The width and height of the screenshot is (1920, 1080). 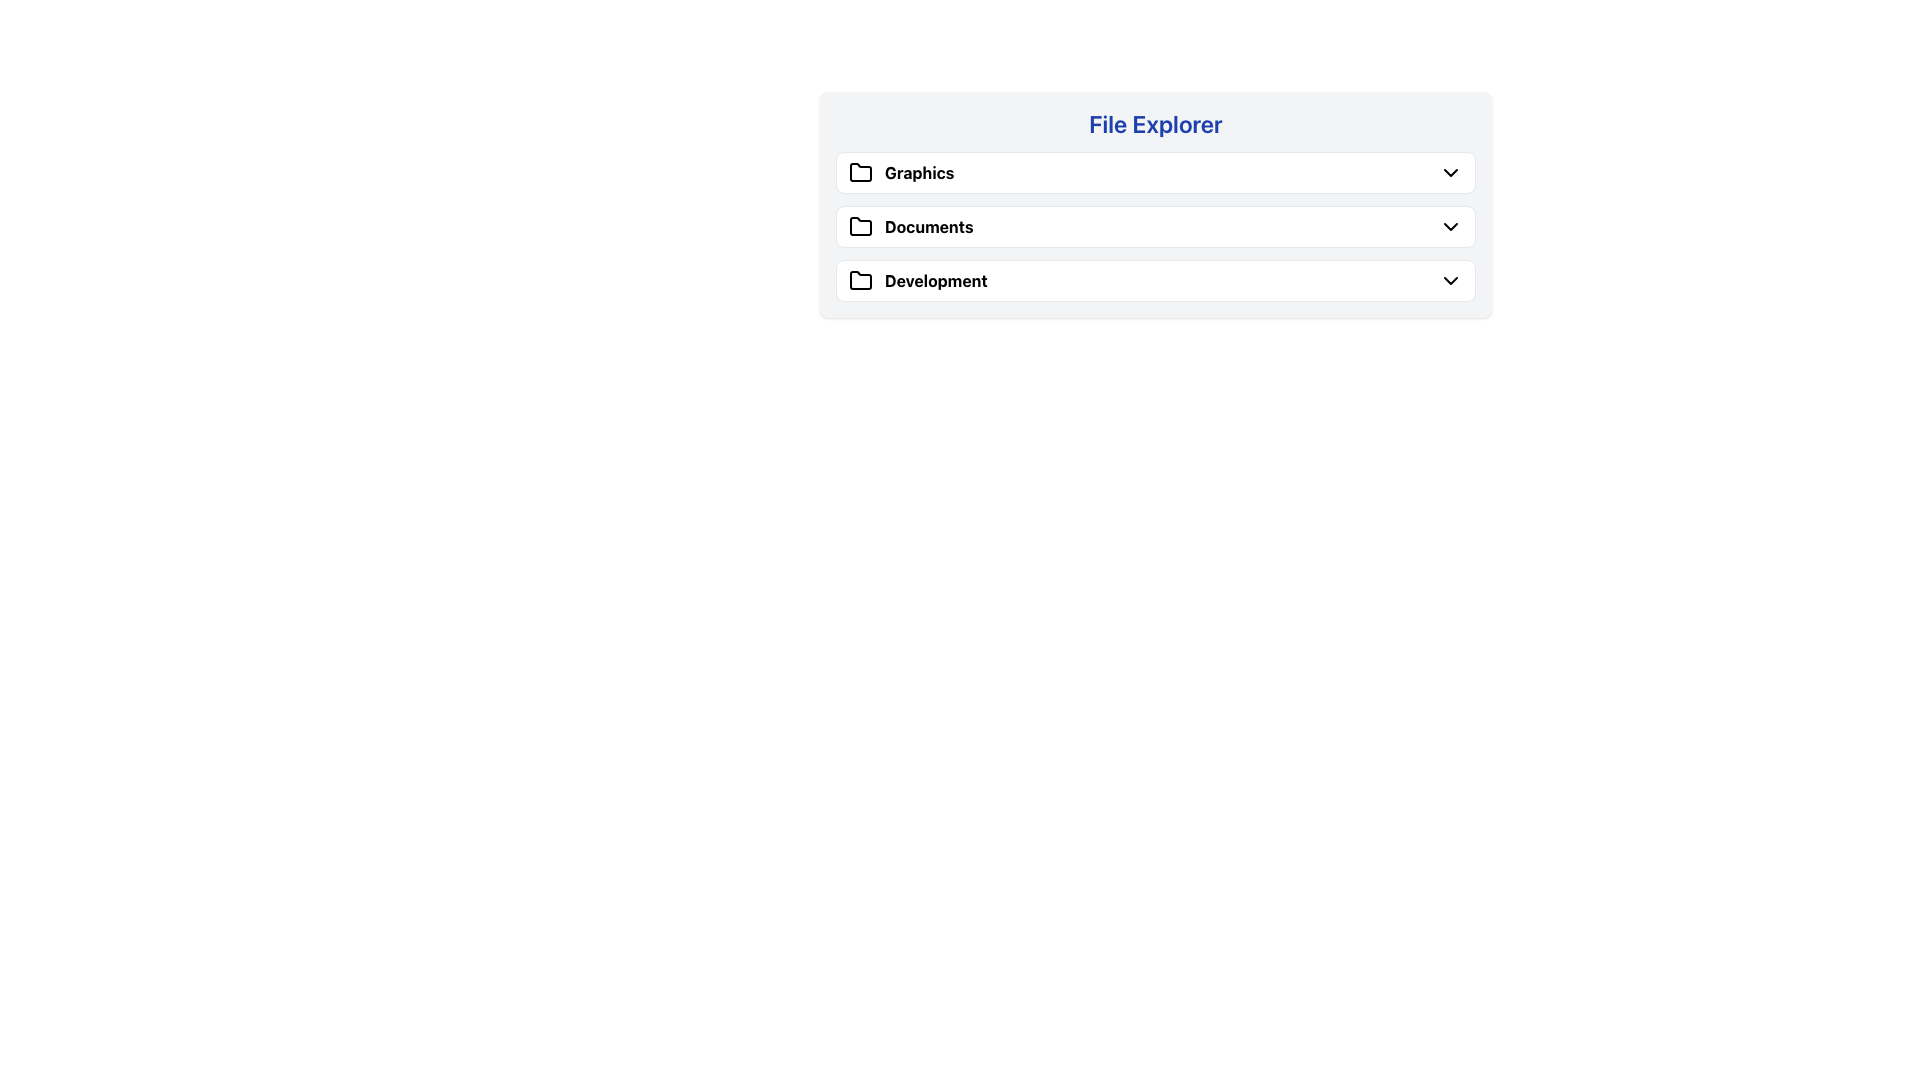 I want to click on the Dropdown Indicator Icon, which is a downward-facing chevron icon located to the far right of the 'Graphics' row, so click(x=1450, y=172).